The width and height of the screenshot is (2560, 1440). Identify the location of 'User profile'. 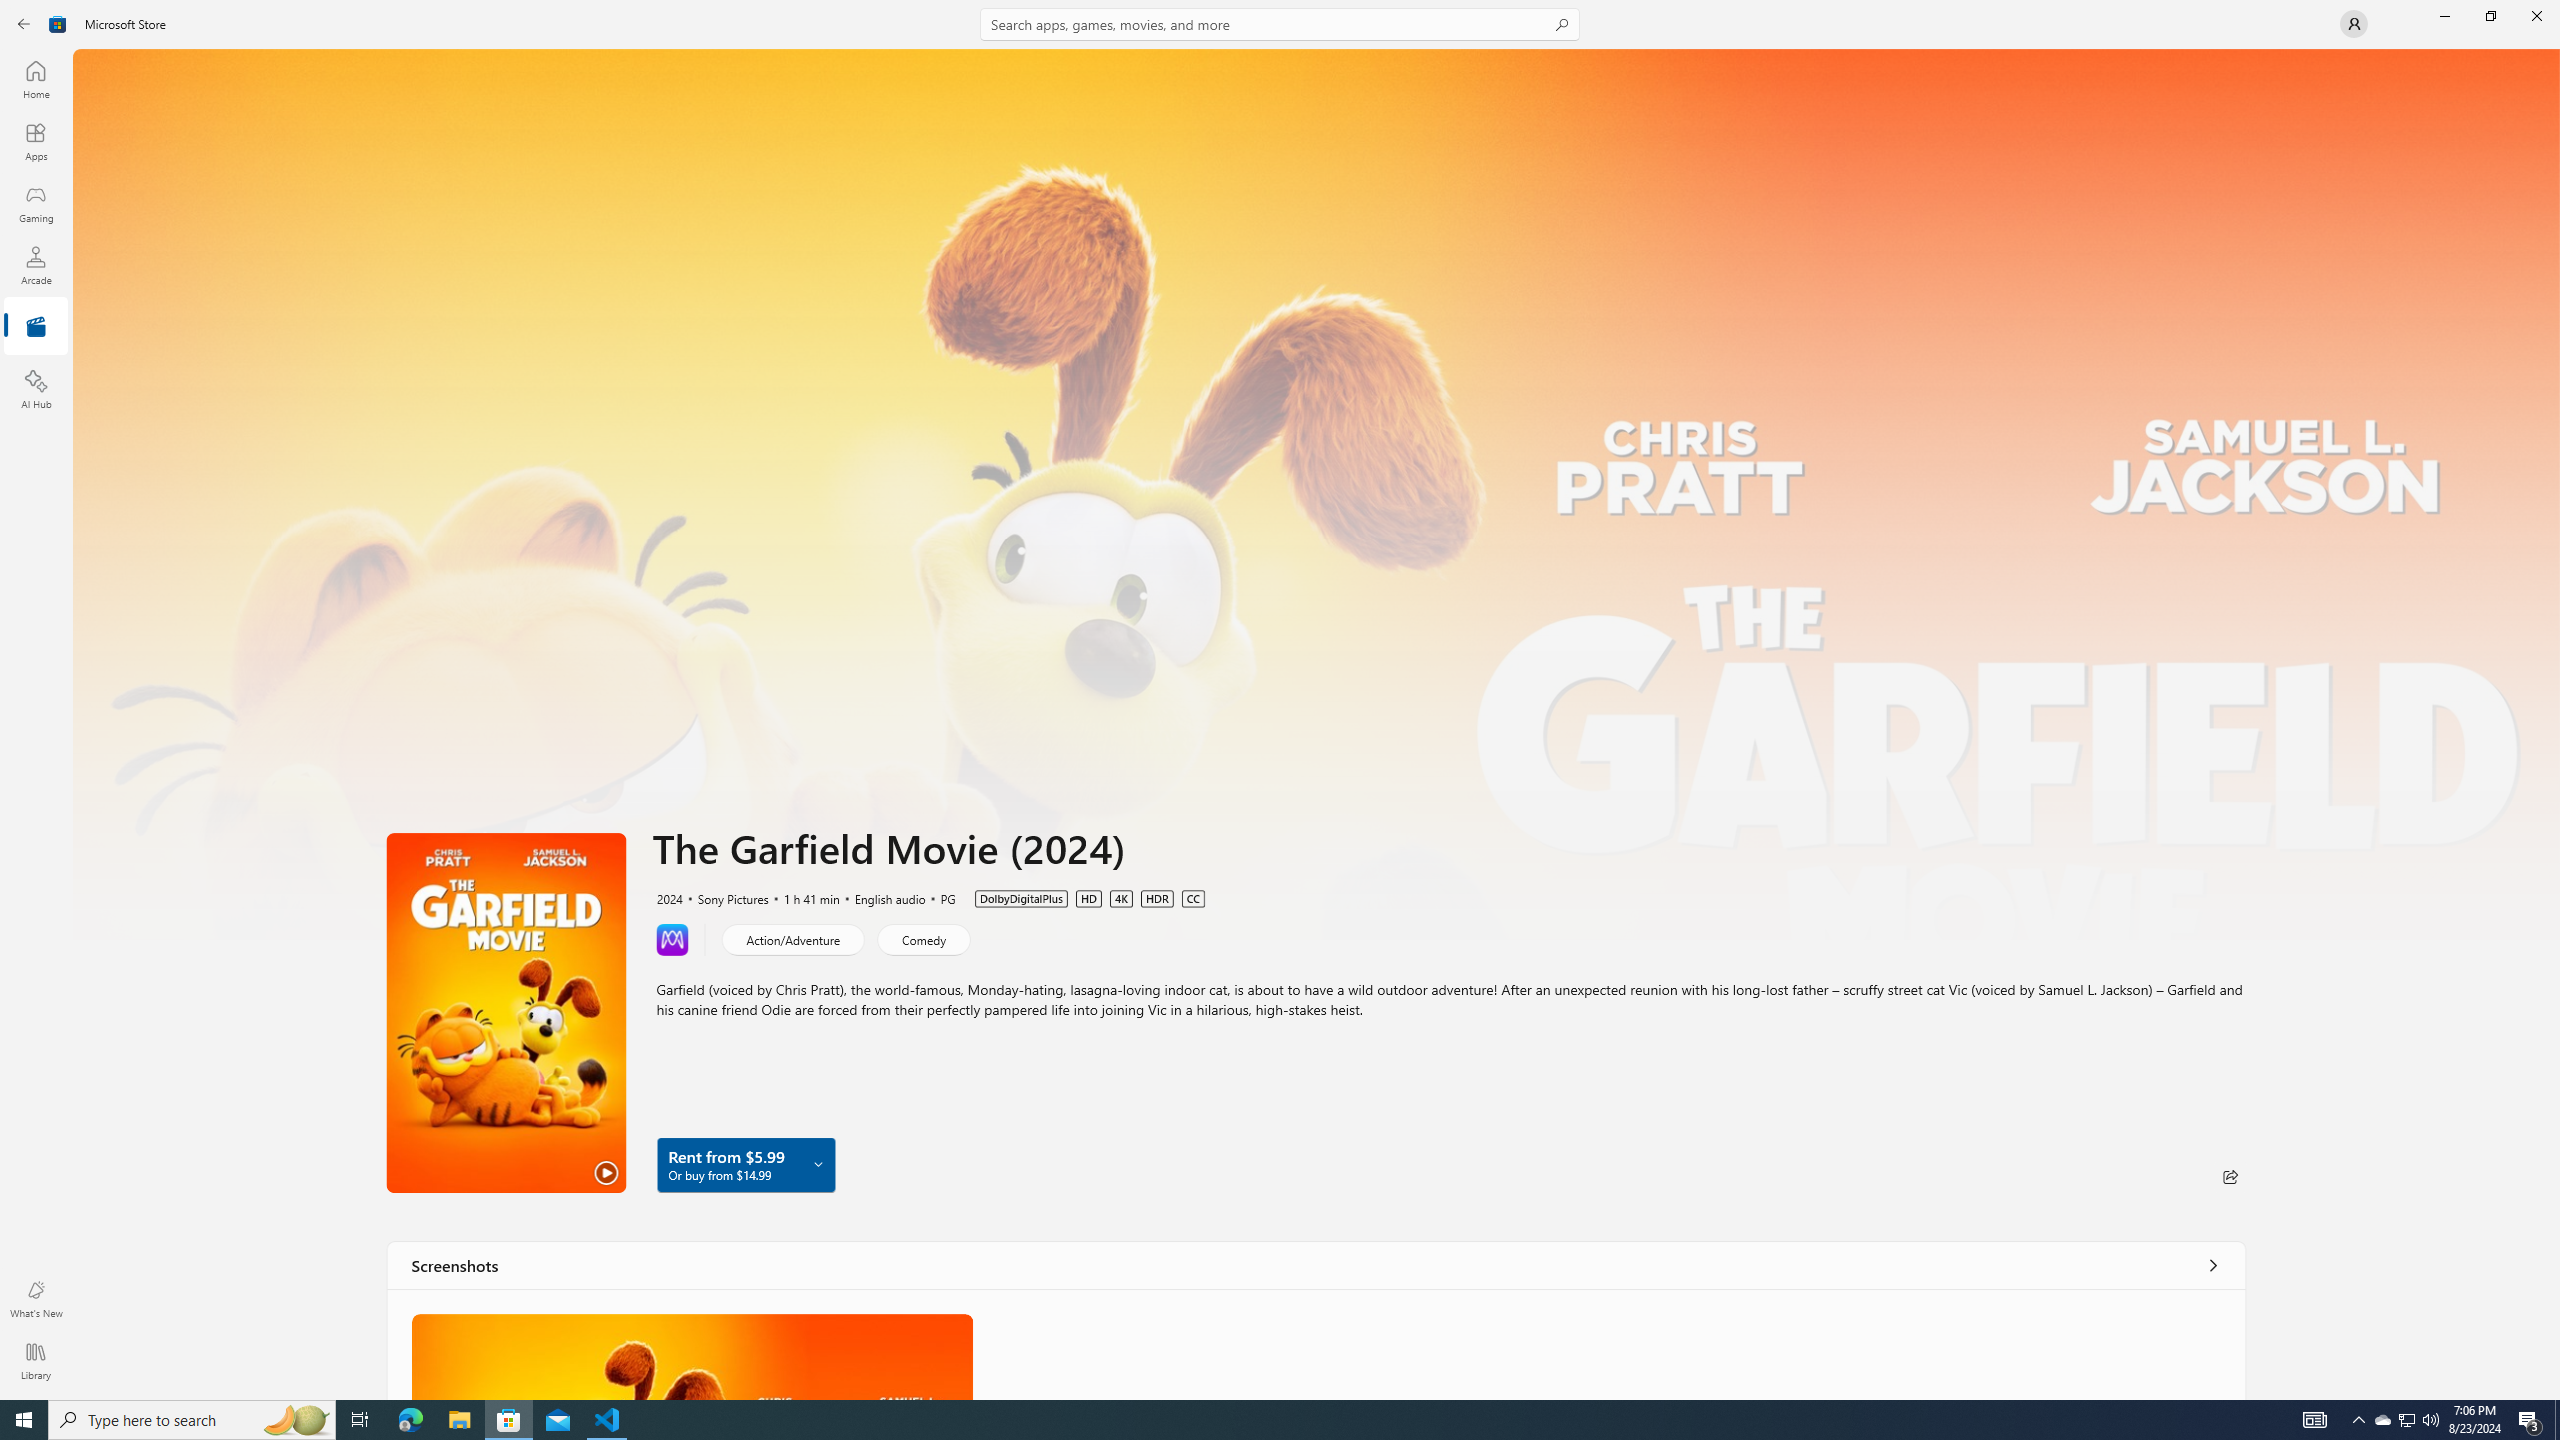
(2352, 22).